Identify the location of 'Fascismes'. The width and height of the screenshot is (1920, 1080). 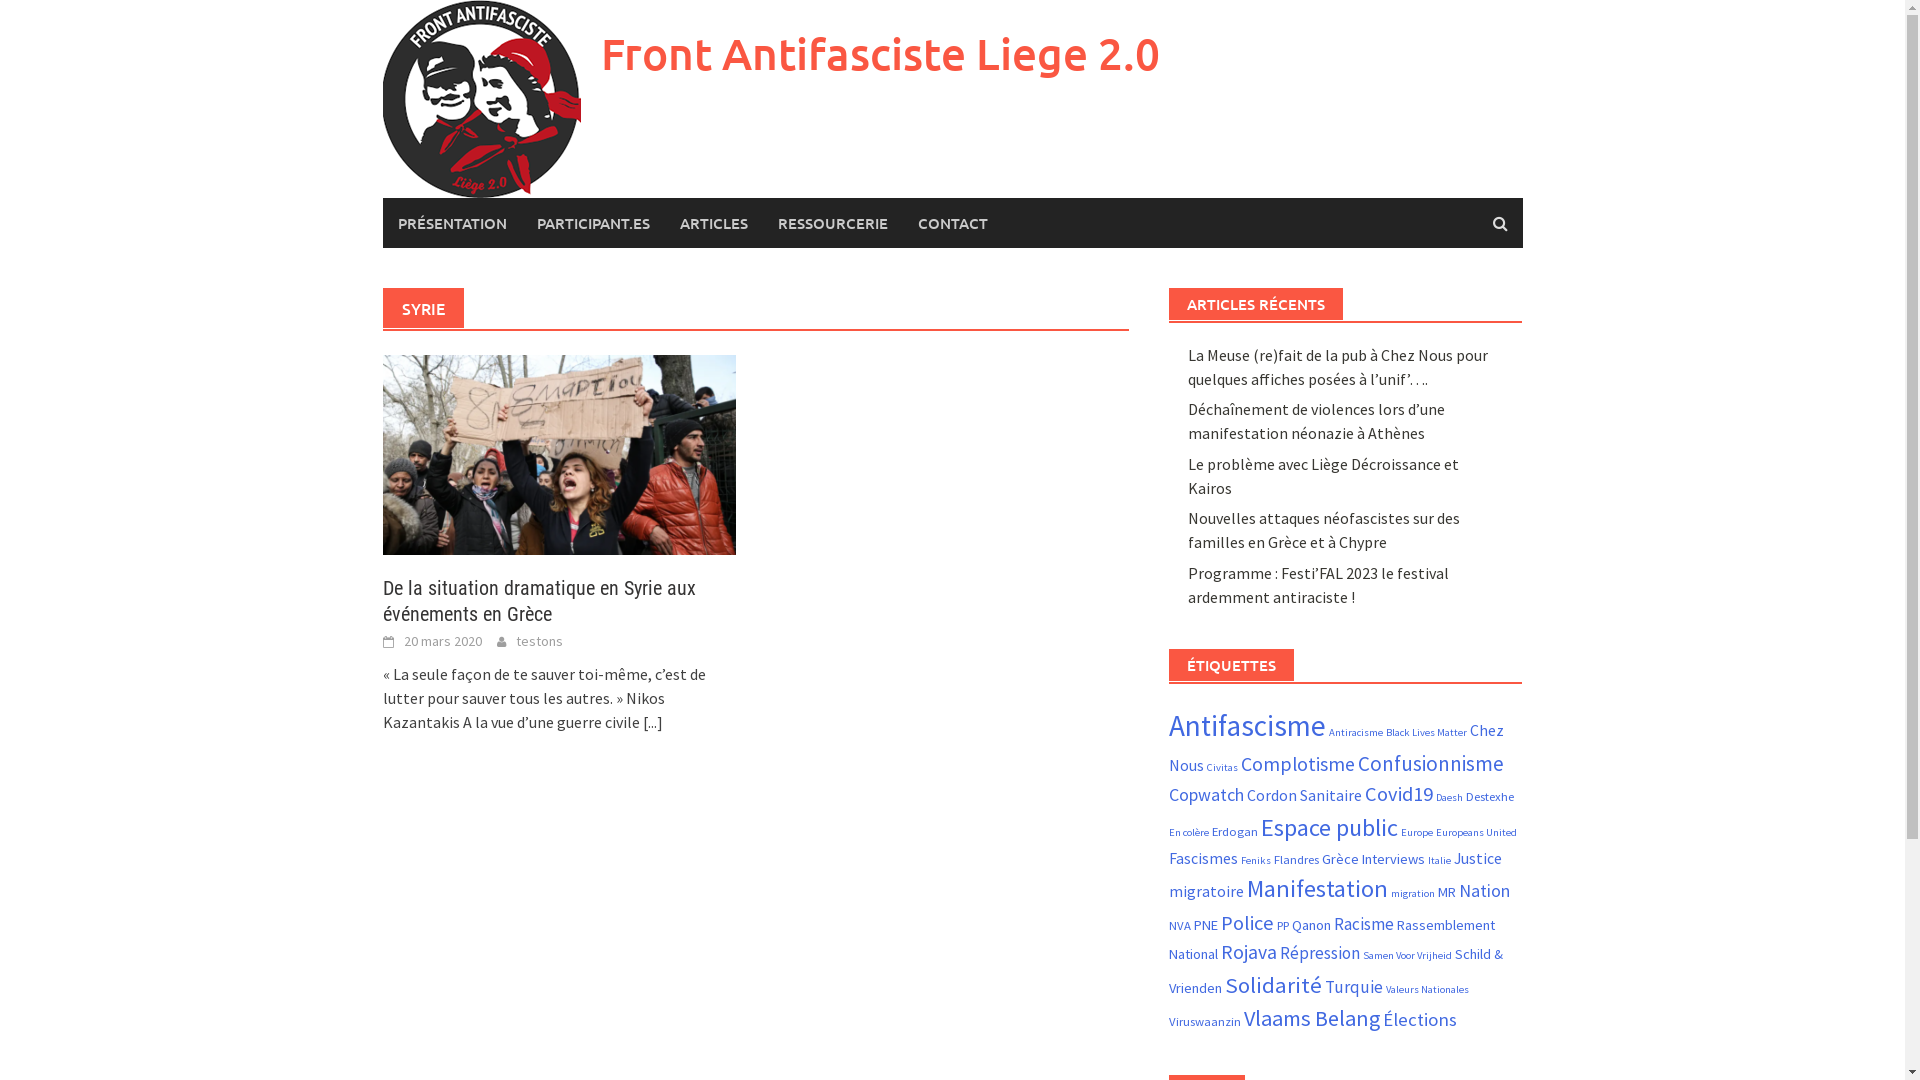
(1169, 856).